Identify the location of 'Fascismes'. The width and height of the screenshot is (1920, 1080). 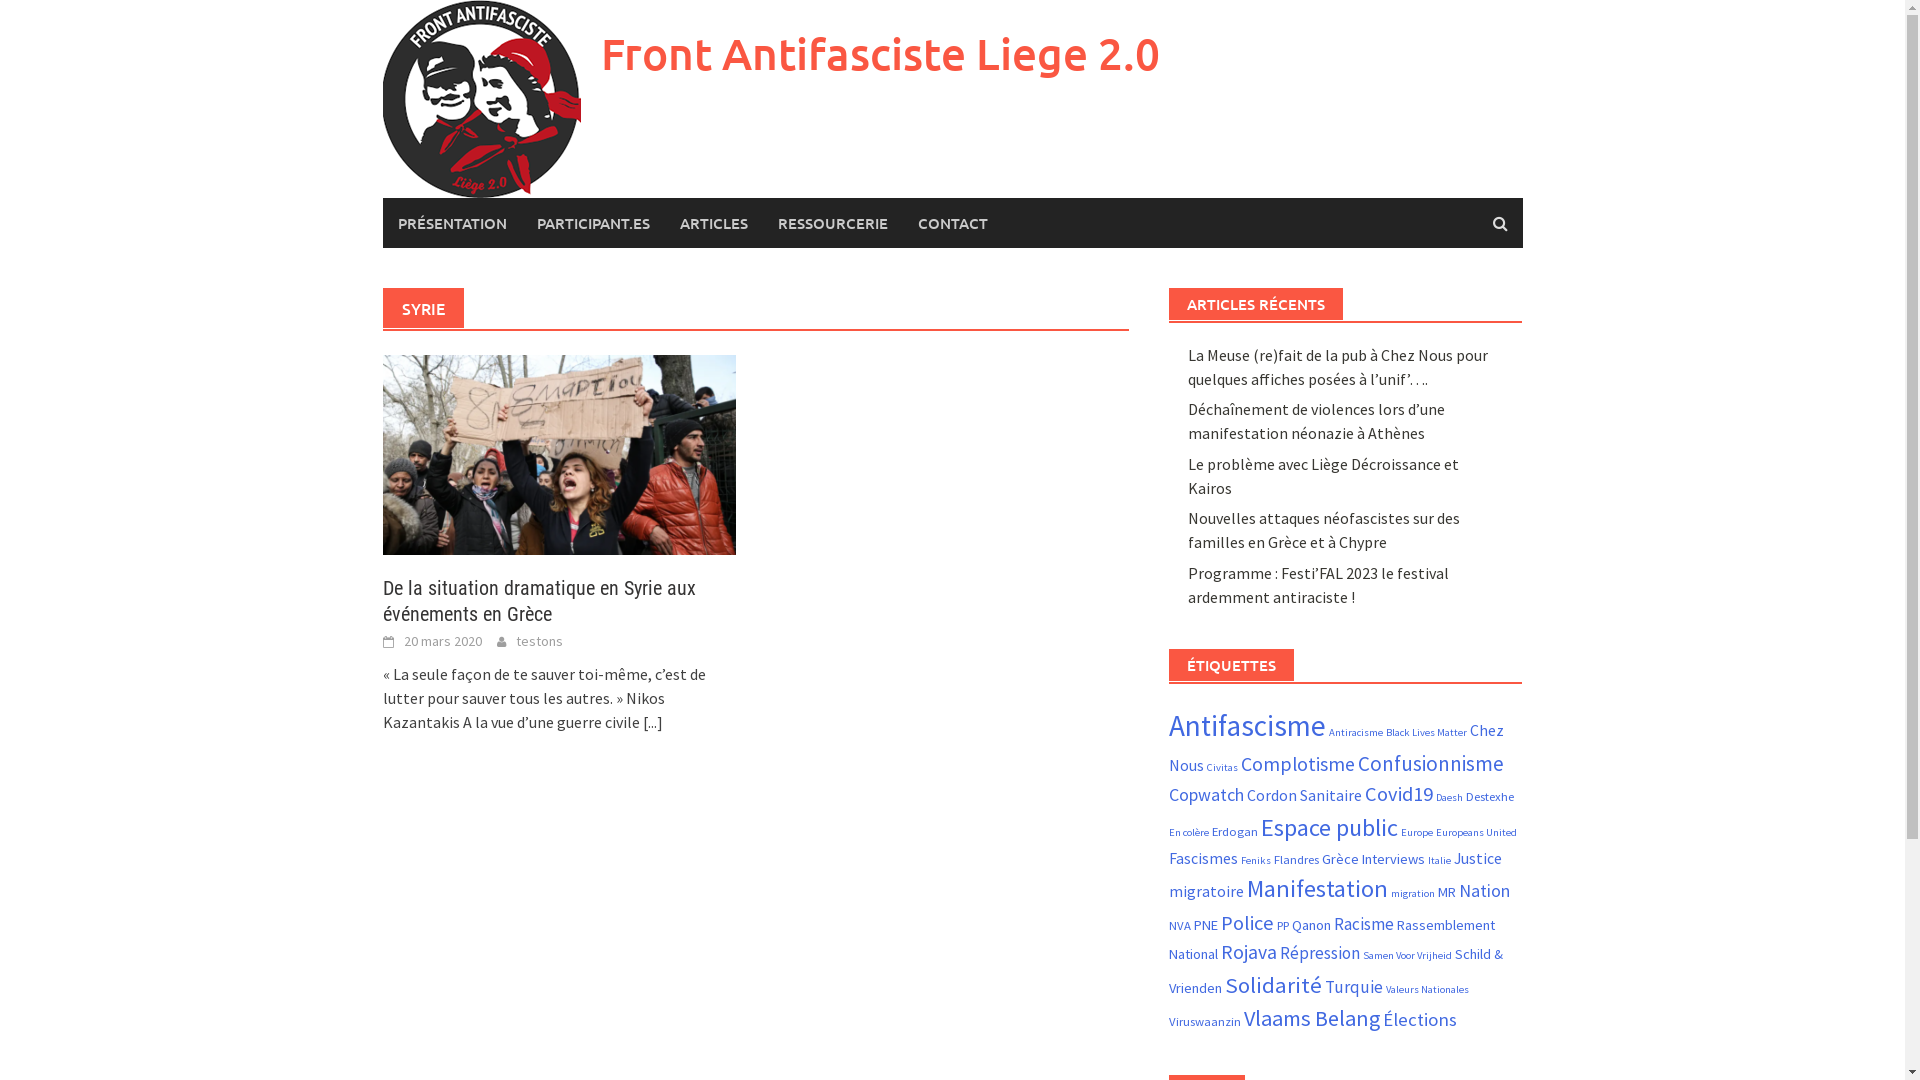
(1169, 856).